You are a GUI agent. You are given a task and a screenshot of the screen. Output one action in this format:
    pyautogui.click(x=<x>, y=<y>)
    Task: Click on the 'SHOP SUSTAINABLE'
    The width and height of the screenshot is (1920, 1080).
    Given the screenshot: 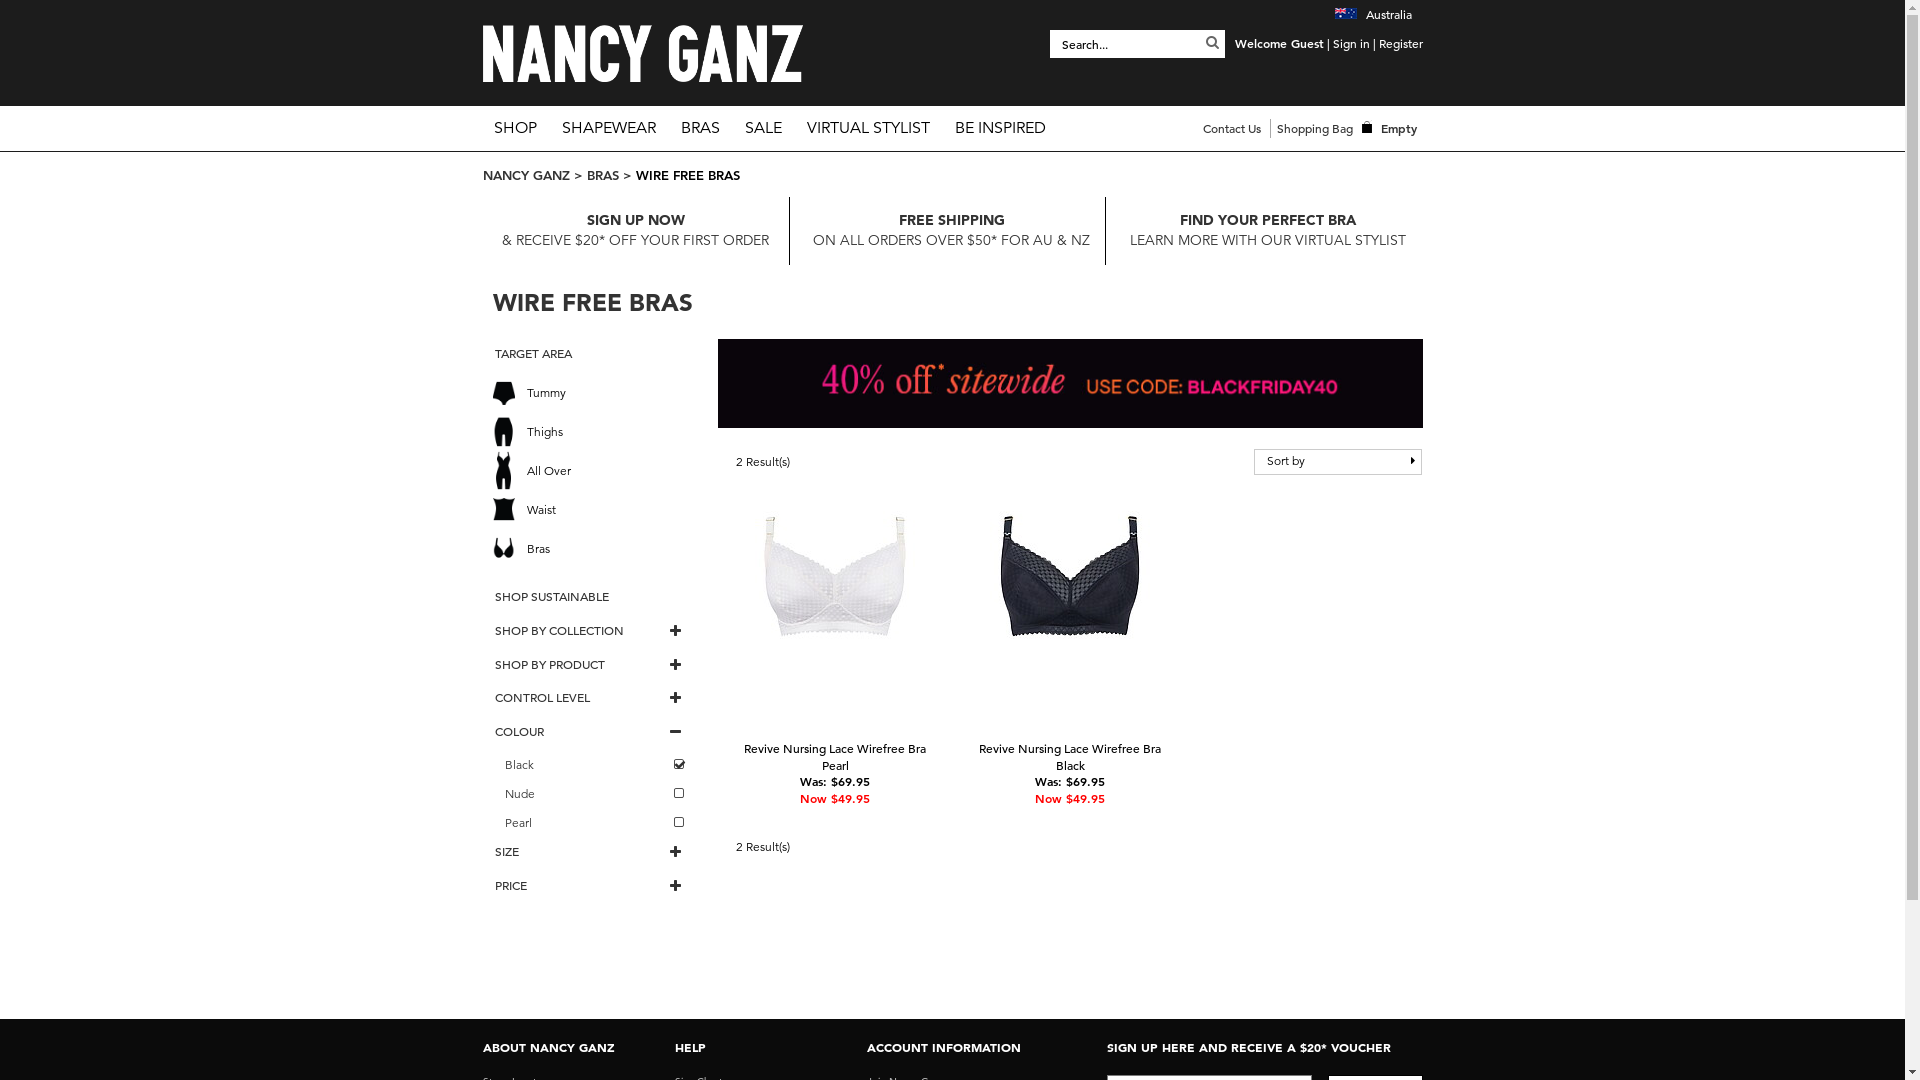 What is the action you would take?
    pyautogui.click(x=588, y=595)
    